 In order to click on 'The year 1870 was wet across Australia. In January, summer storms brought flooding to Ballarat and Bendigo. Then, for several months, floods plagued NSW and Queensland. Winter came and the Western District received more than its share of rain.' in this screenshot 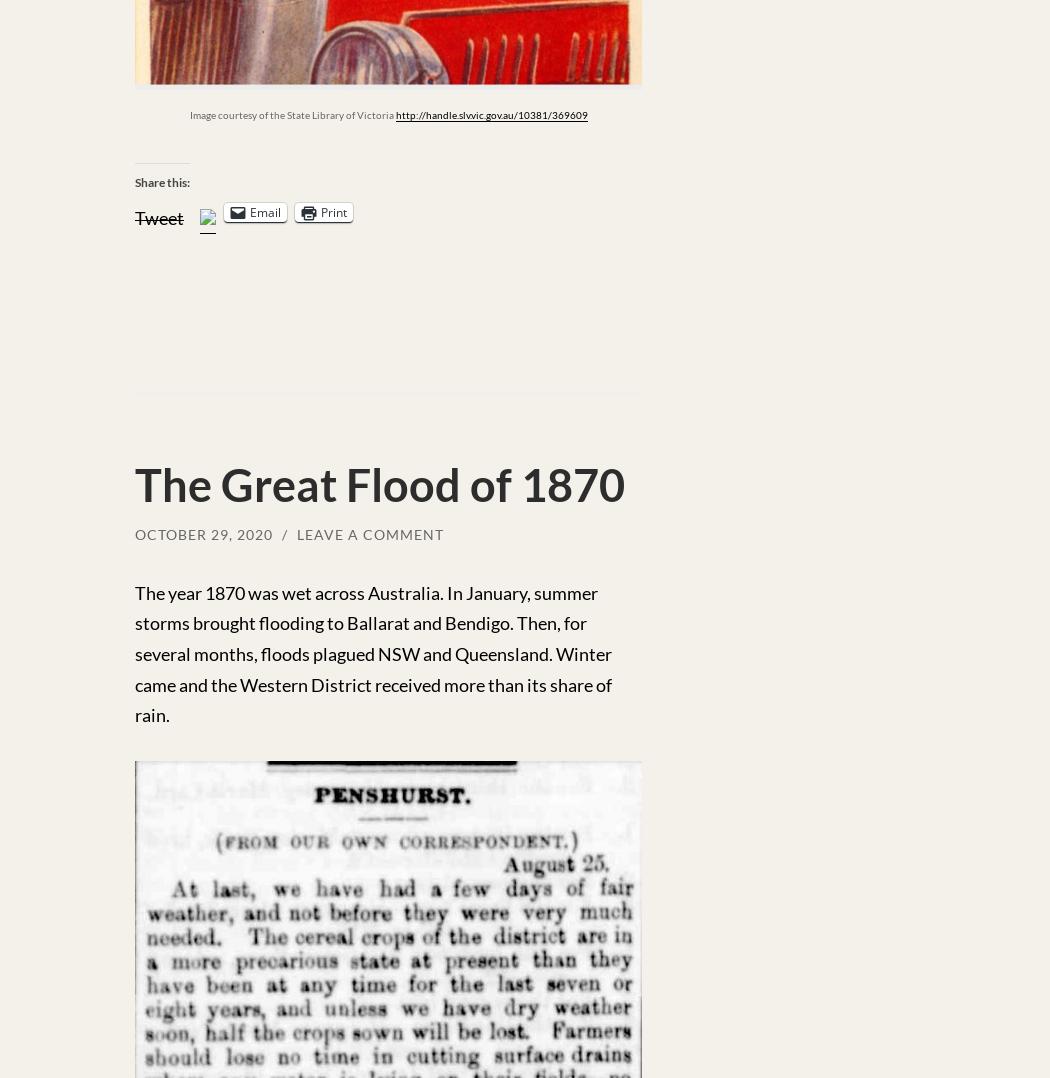, I will do `click(372, 652)`.